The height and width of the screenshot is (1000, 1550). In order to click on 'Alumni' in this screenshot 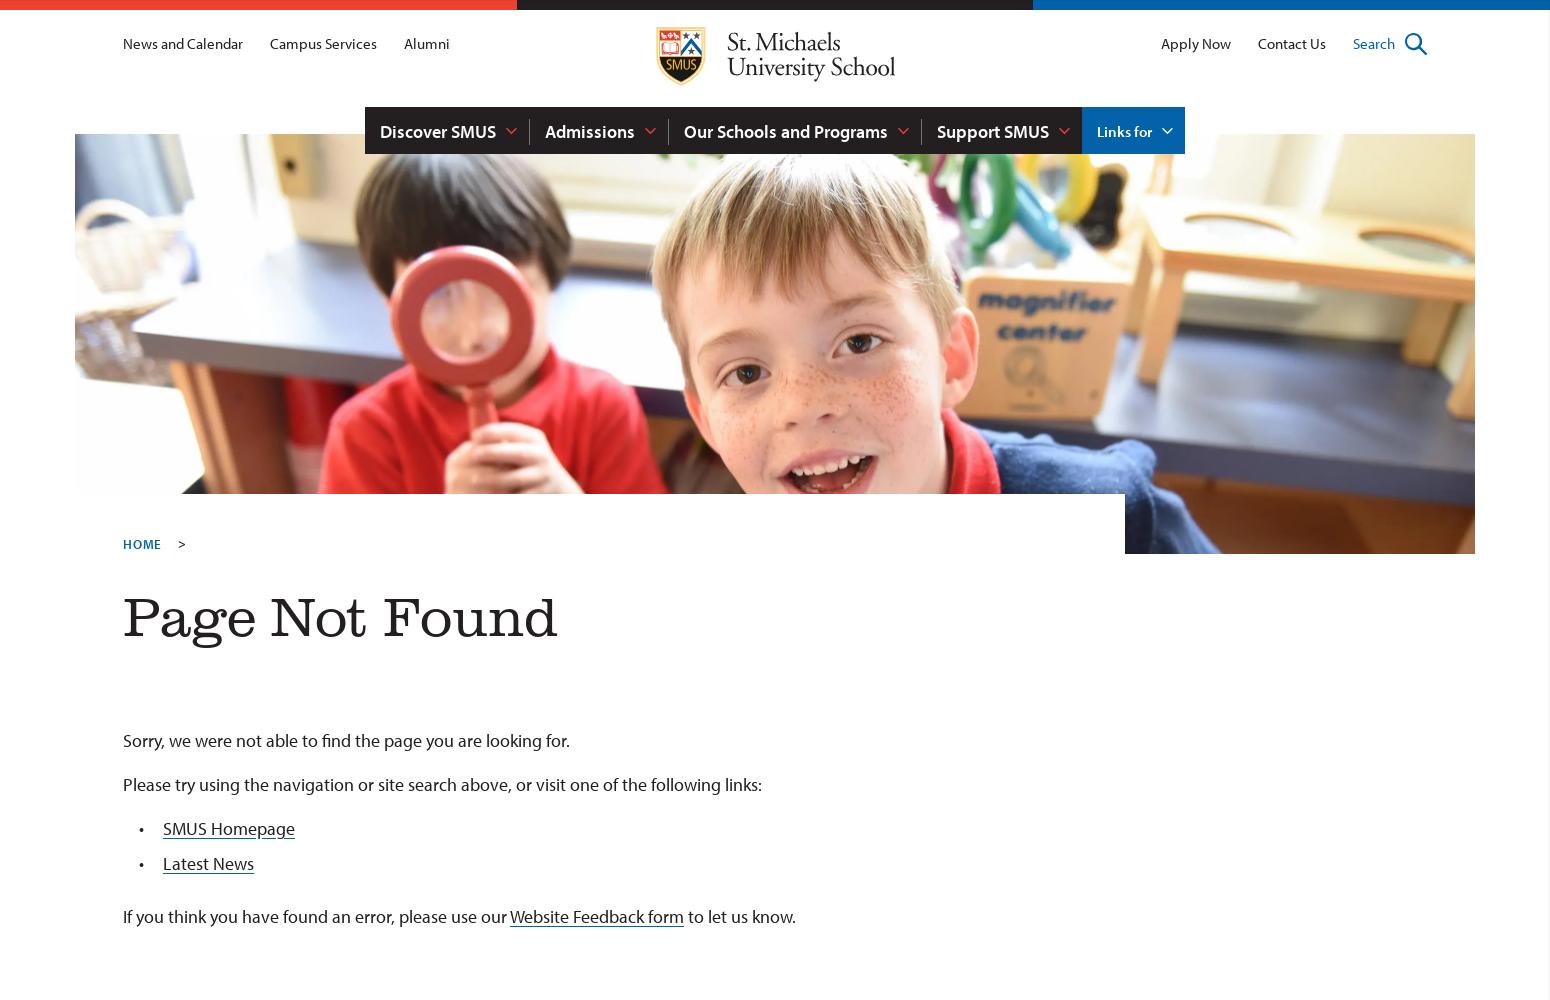, I will do `click(427, 43)`.